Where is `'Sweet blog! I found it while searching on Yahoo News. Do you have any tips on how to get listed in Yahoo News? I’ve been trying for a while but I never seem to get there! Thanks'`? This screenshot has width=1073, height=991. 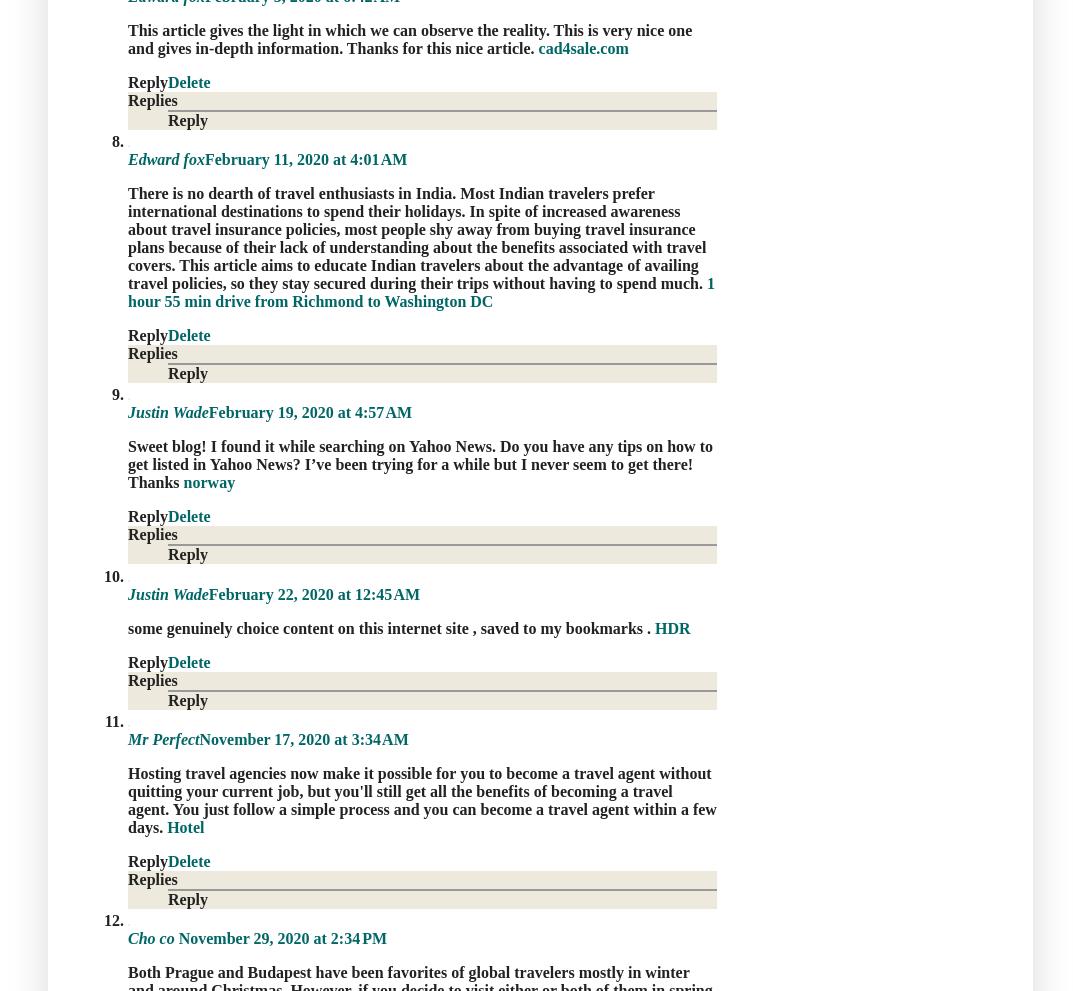 'Sweet blog! I found it while searching on Yahoo News. Do you have any tips on how to get listed in Yahoo News? I’ve been trying for a while but I never seem to get there! Thanks' is located at coordinates (127, 463).